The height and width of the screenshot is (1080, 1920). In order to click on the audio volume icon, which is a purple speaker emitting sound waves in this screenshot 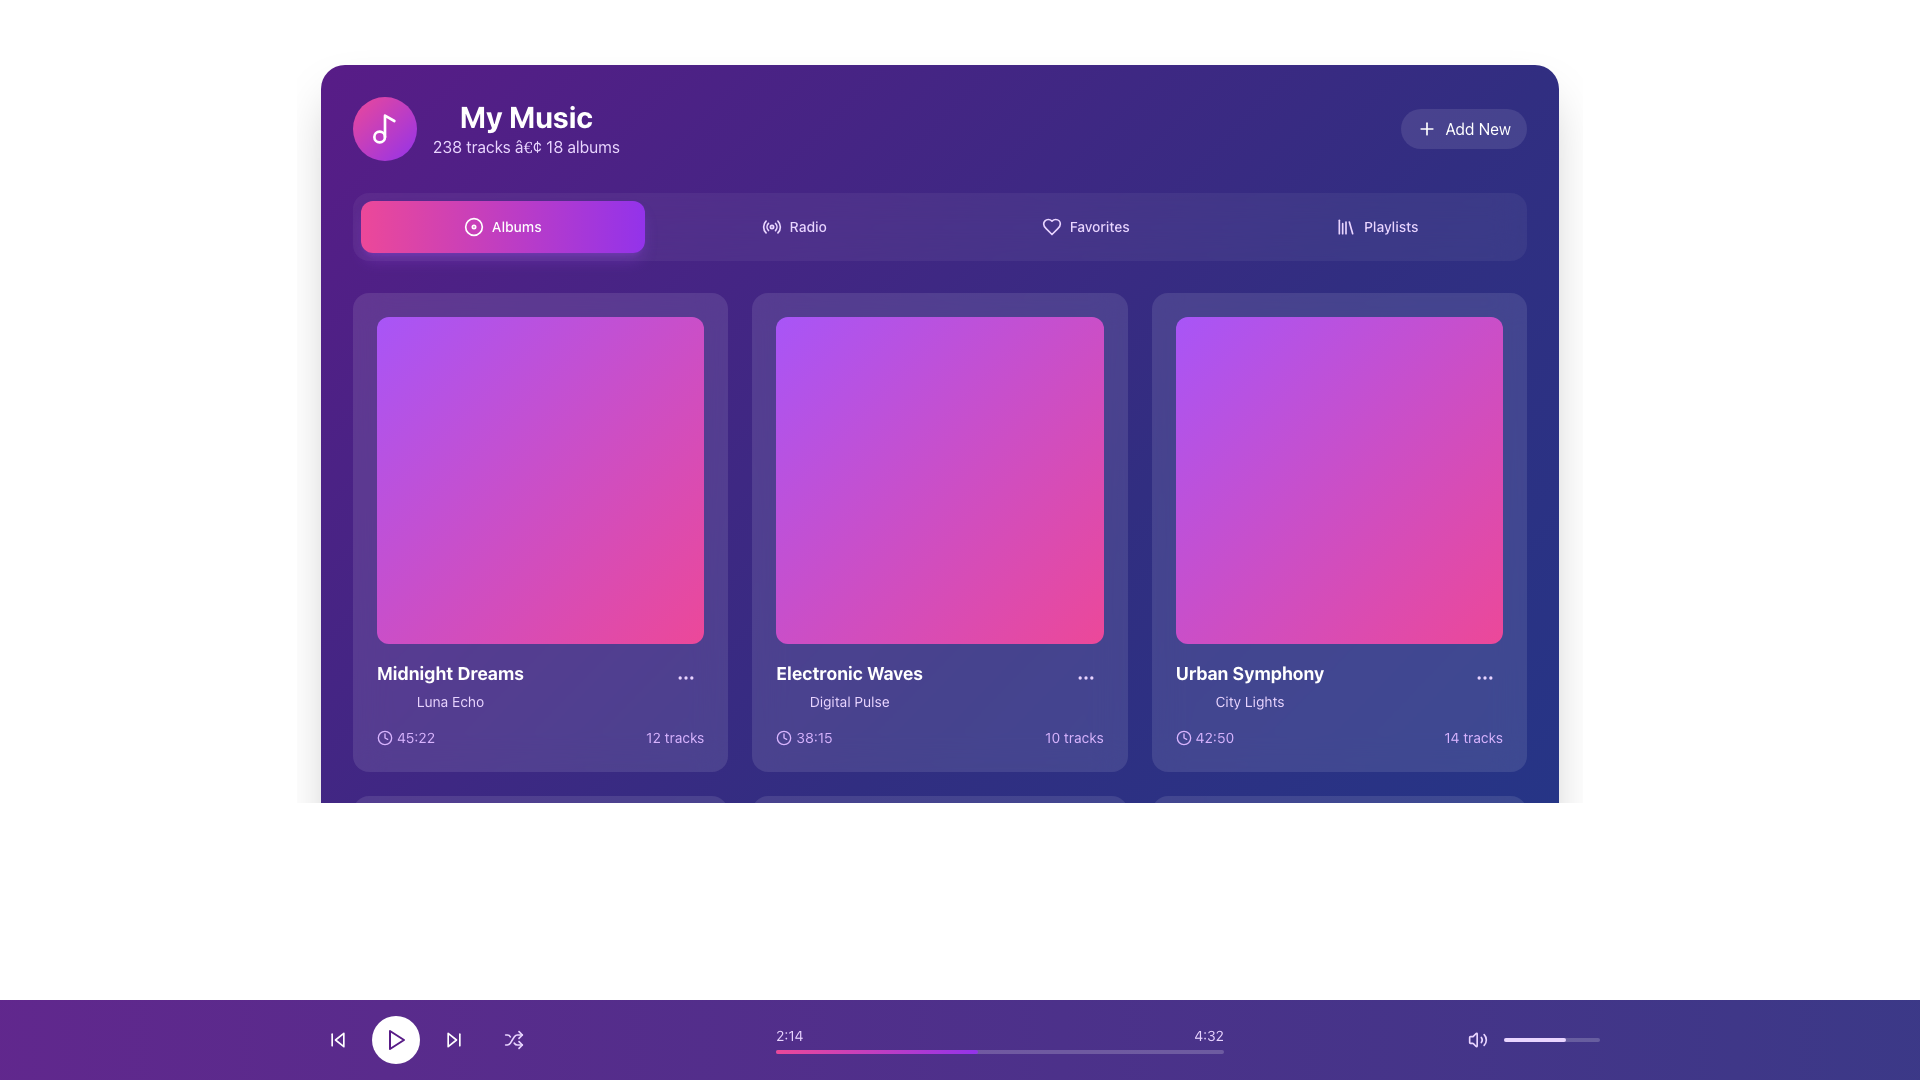, I will do `click(1478, 1039)`.